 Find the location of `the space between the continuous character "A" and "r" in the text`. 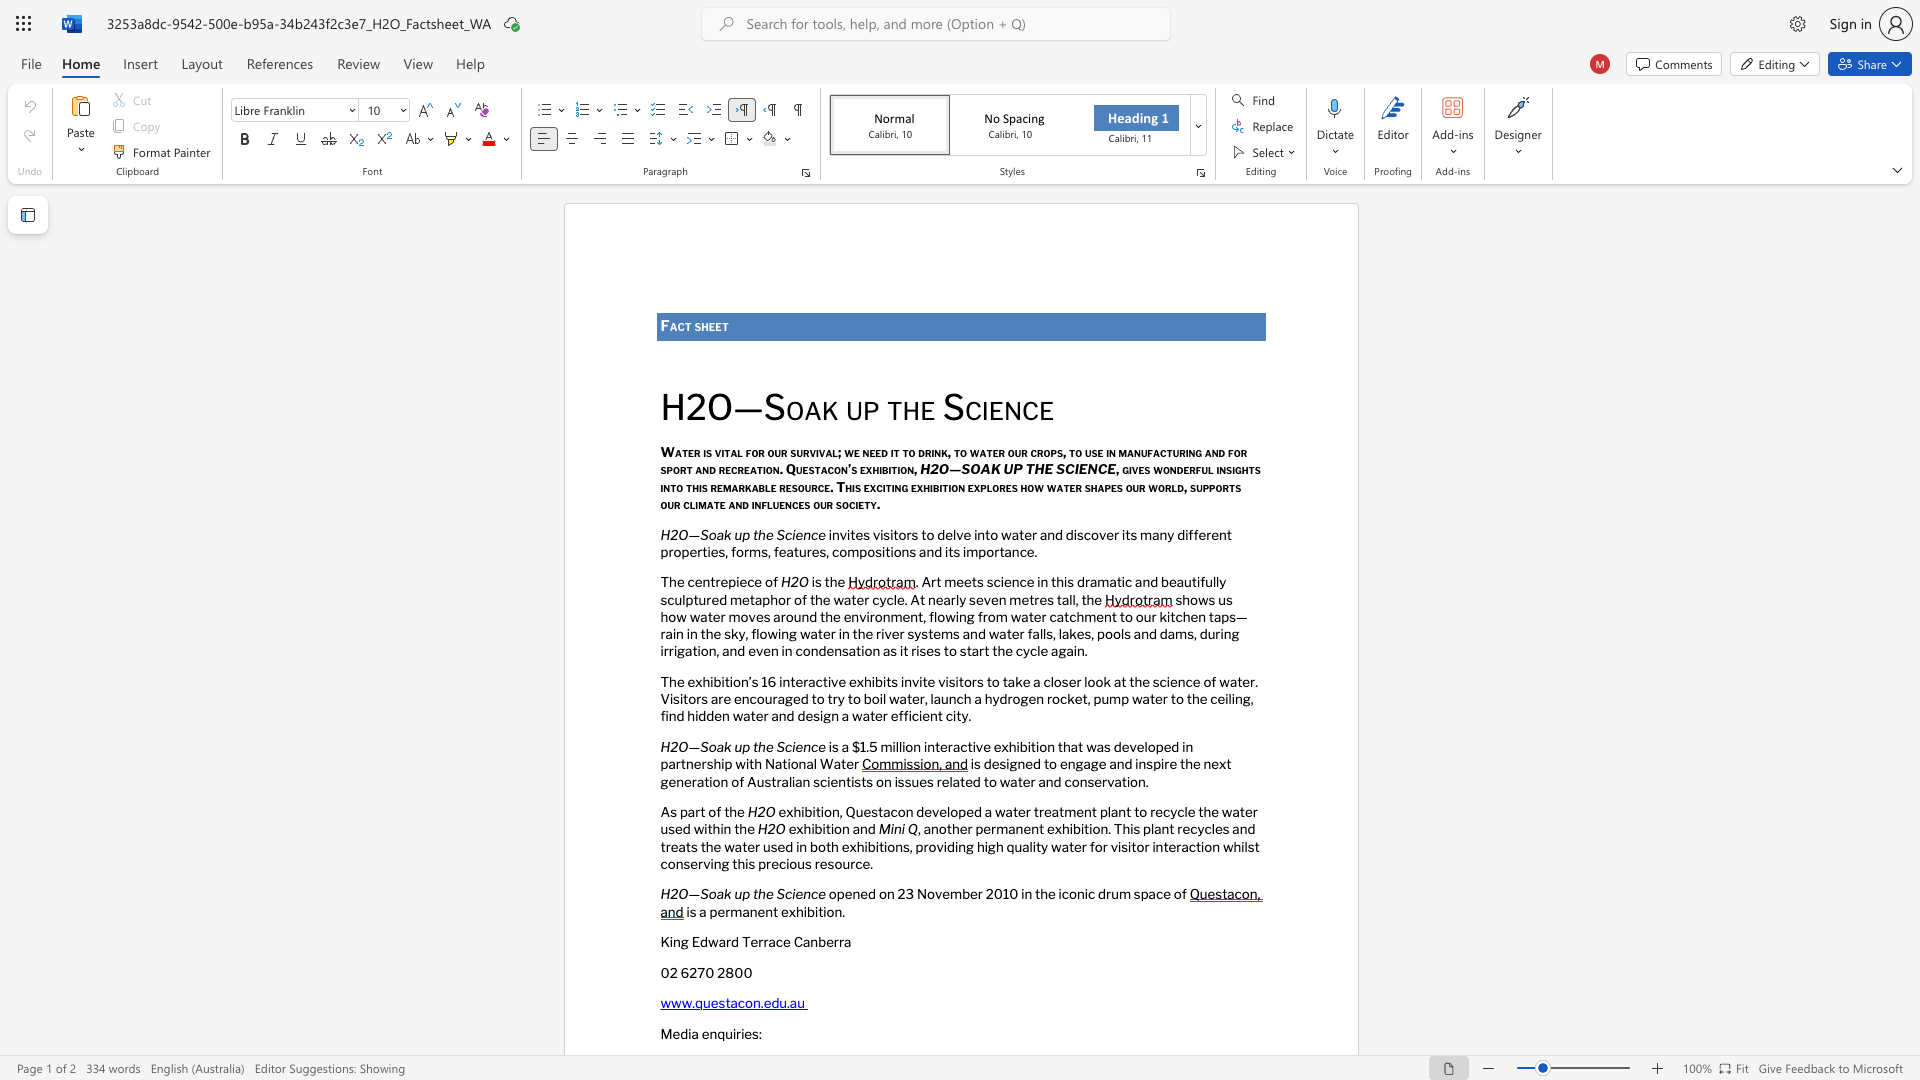

the space between the continuous character "A" and "r" in the text is located at coordinates (929, 582).